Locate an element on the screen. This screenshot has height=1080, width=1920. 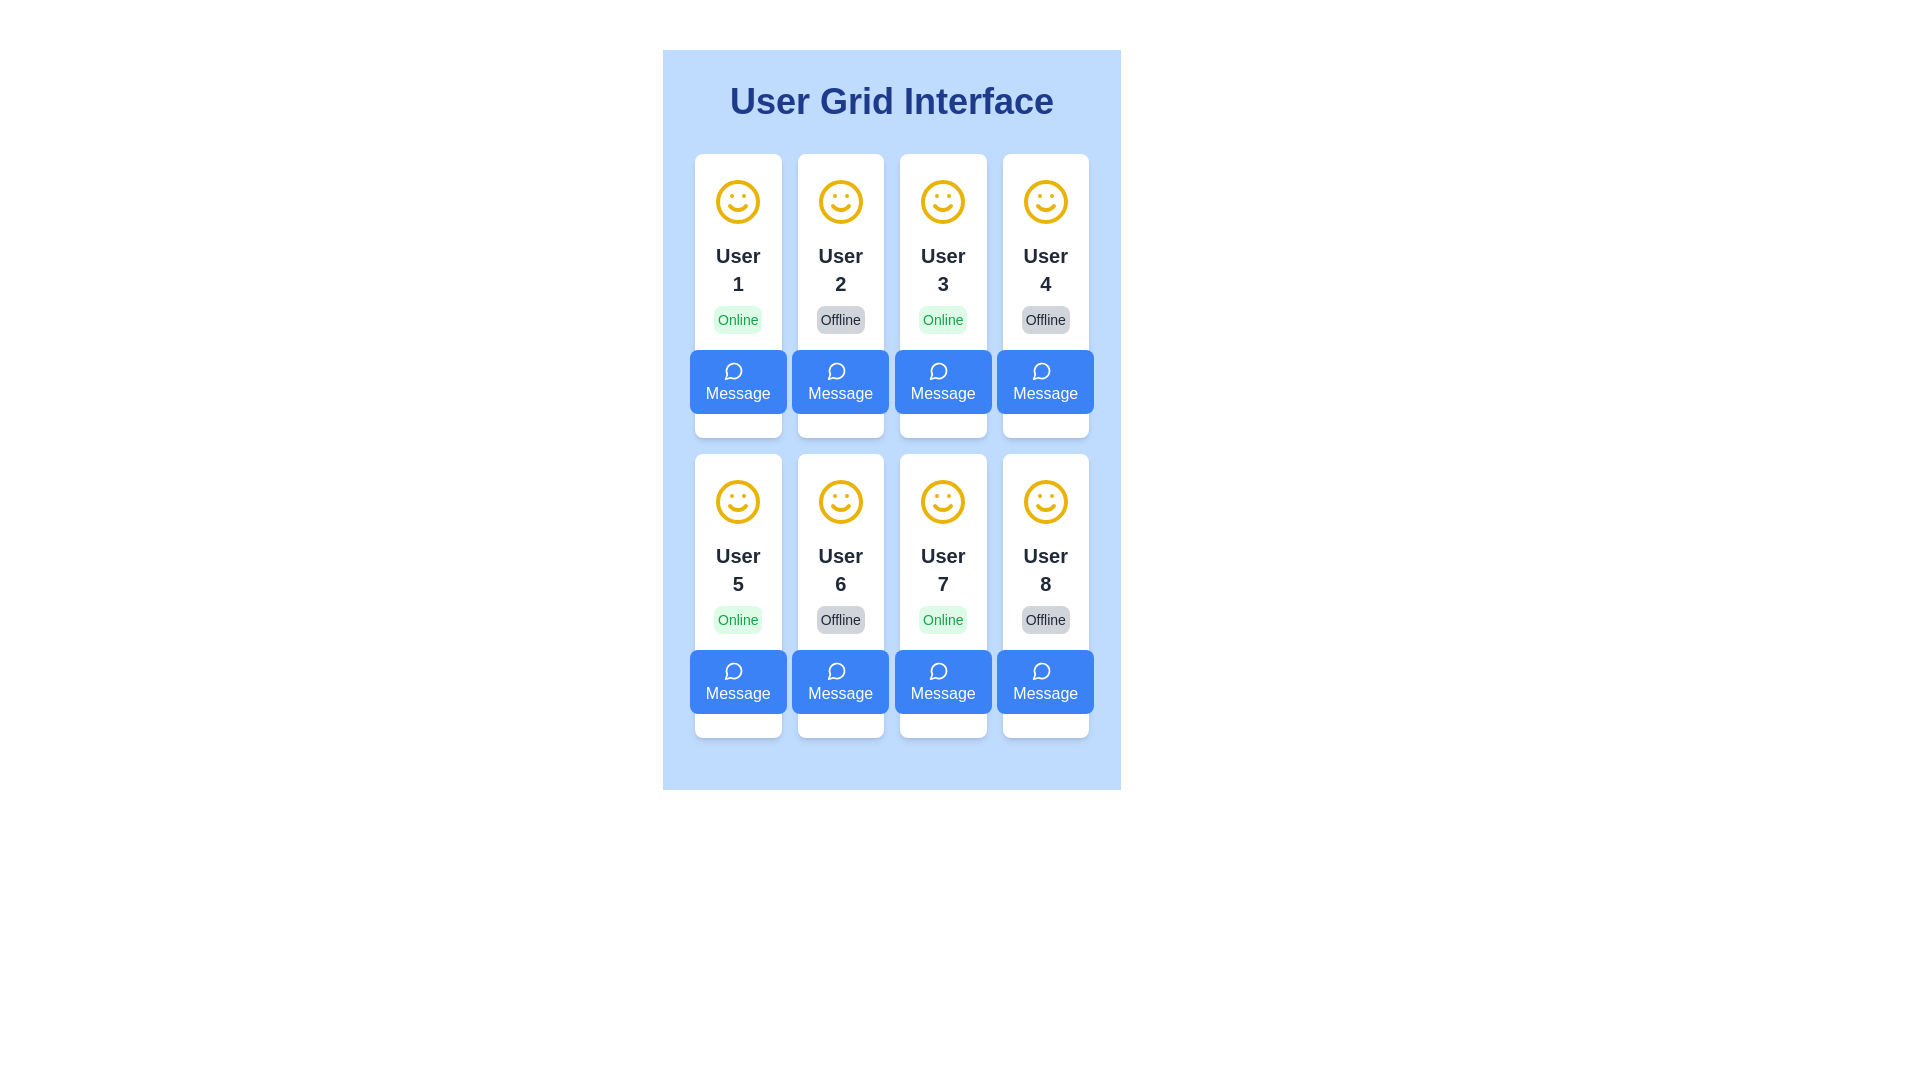
the Status indicator badge indicating the online status of 'User 1', which is located below the username and above the Message button is located at coordinates (737, 319).